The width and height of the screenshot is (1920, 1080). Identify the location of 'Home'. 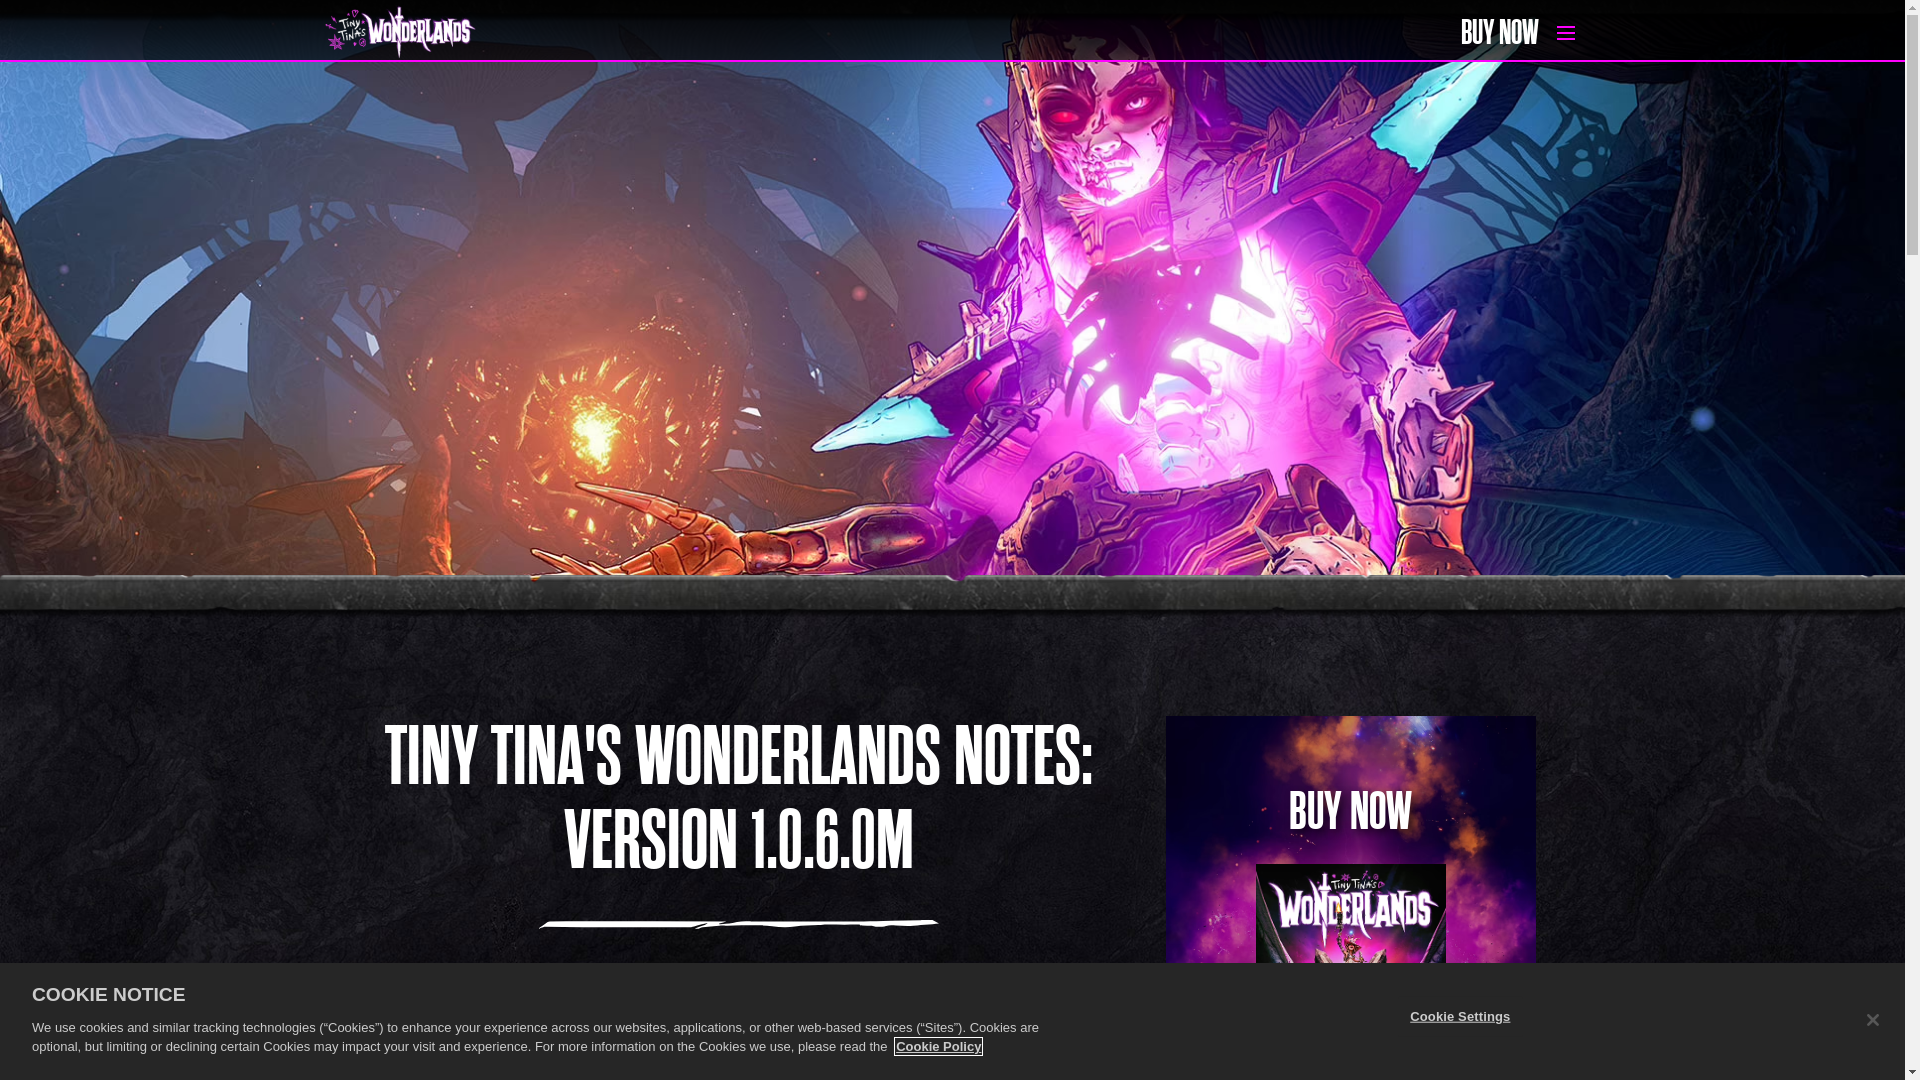
(324, 33).